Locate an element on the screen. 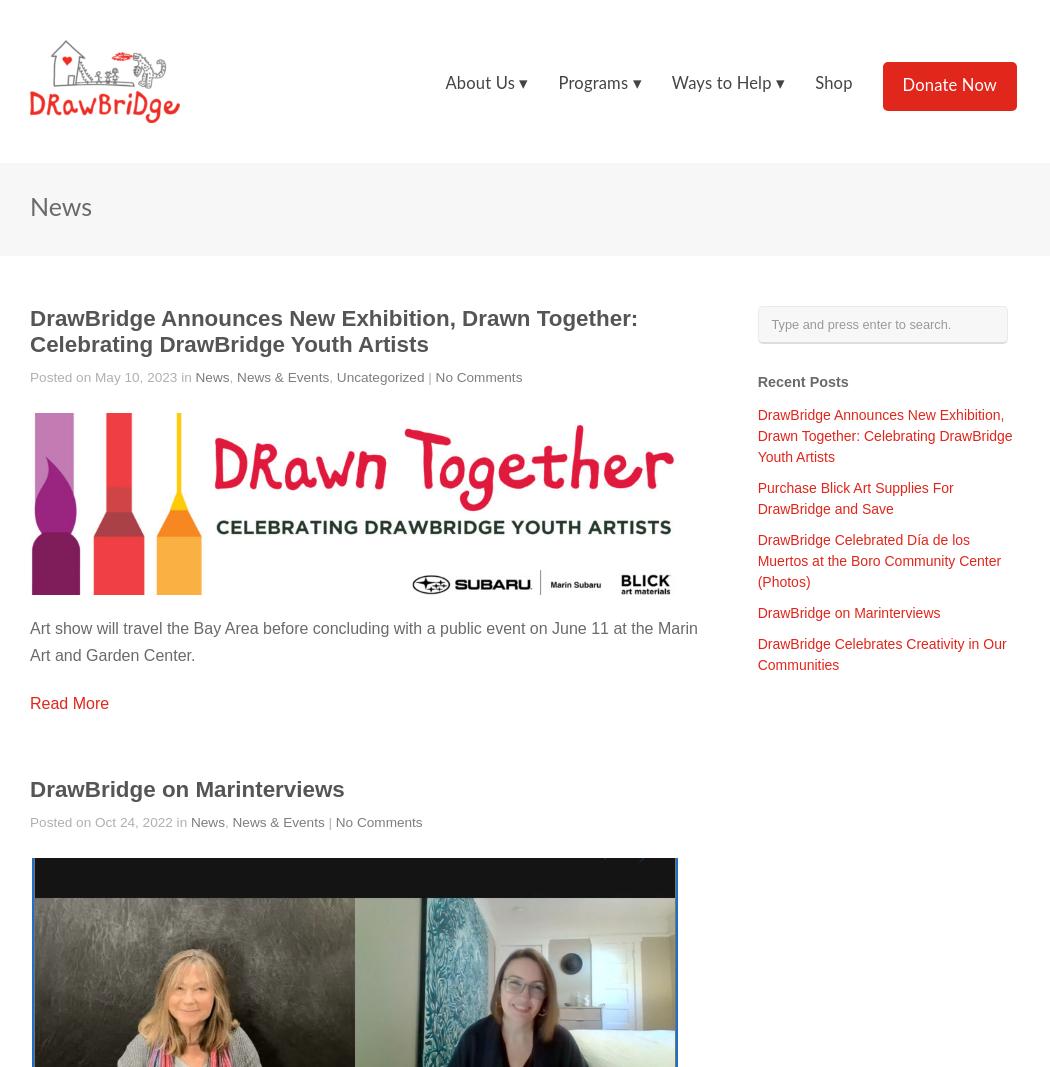  'Art show will travel the Bay Area before concluding with a public event on June 11 at the Marin Art and Garden Center.' is located at coordinates (362, 642).